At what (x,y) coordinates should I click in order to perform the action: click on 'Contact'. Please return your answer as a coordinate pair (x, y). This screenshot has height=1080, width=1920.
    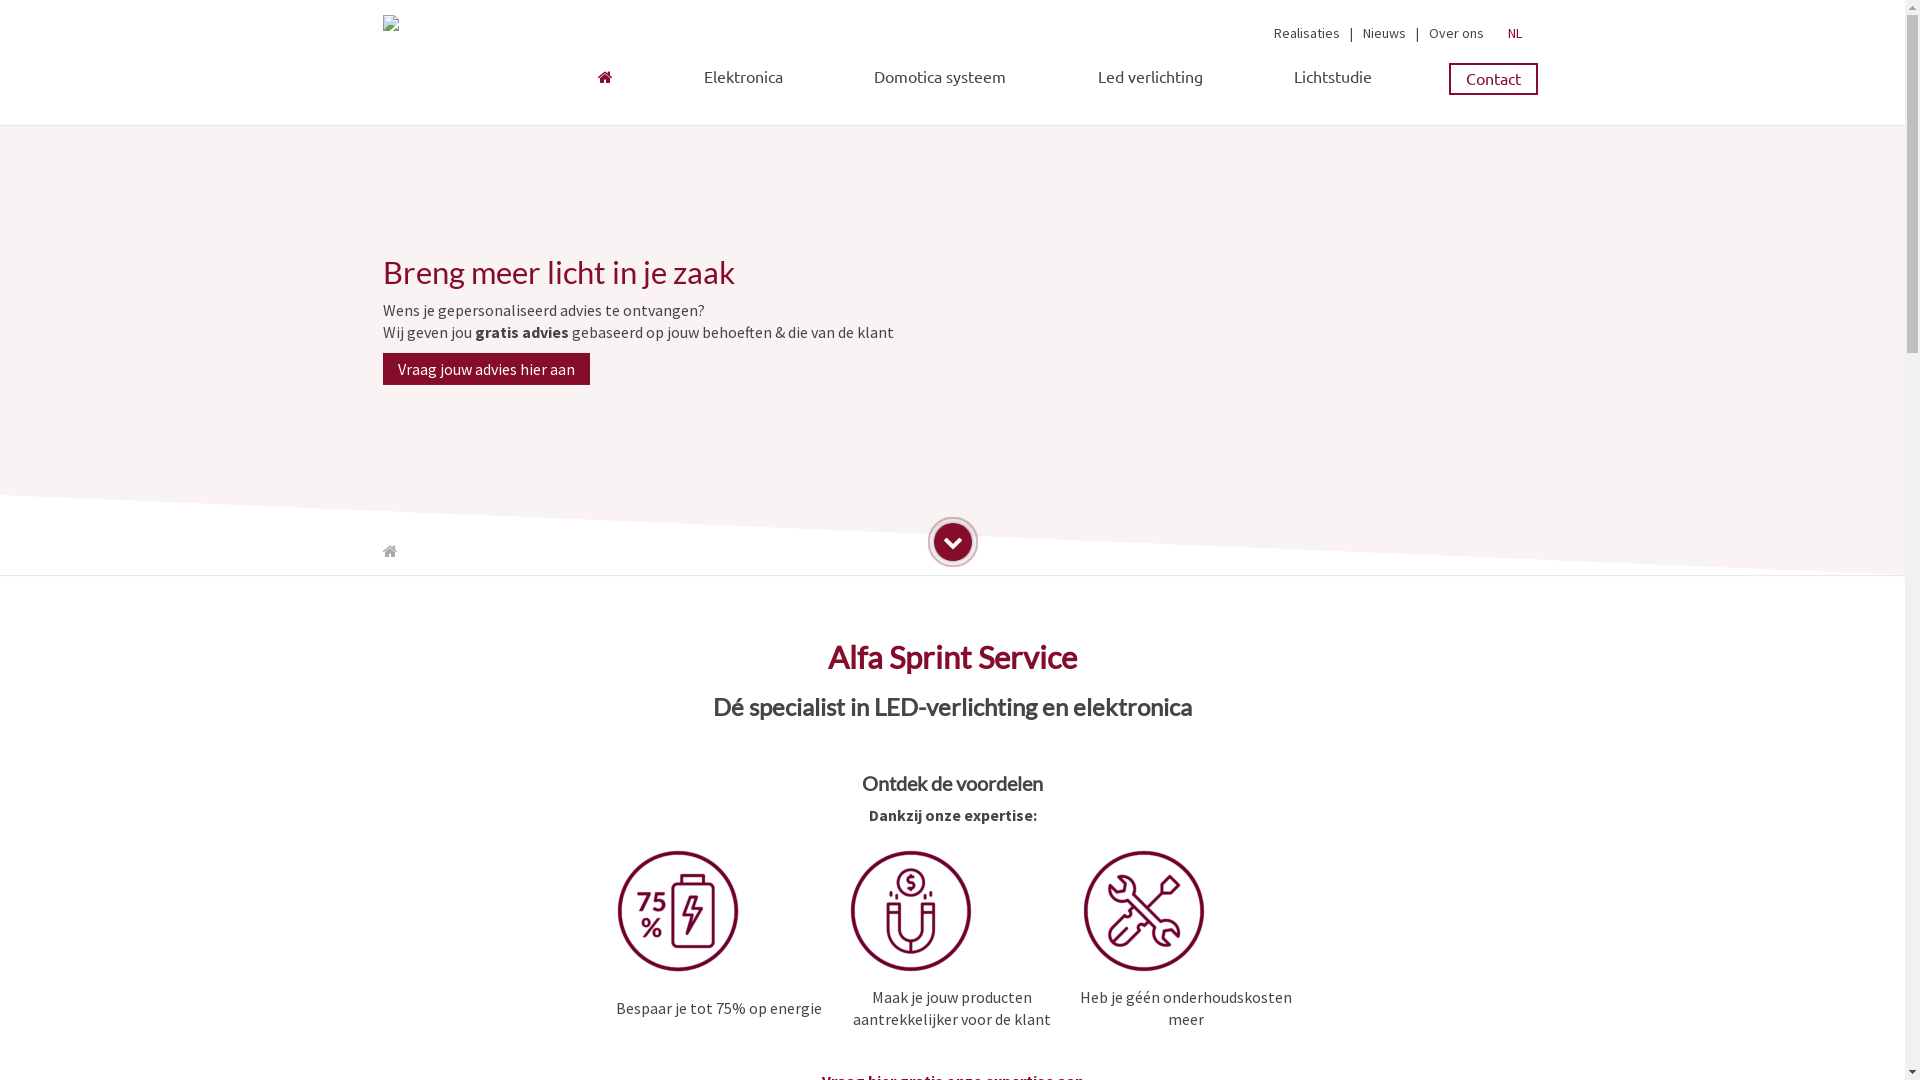
    Looking at the image, I should click on (1493, 77).